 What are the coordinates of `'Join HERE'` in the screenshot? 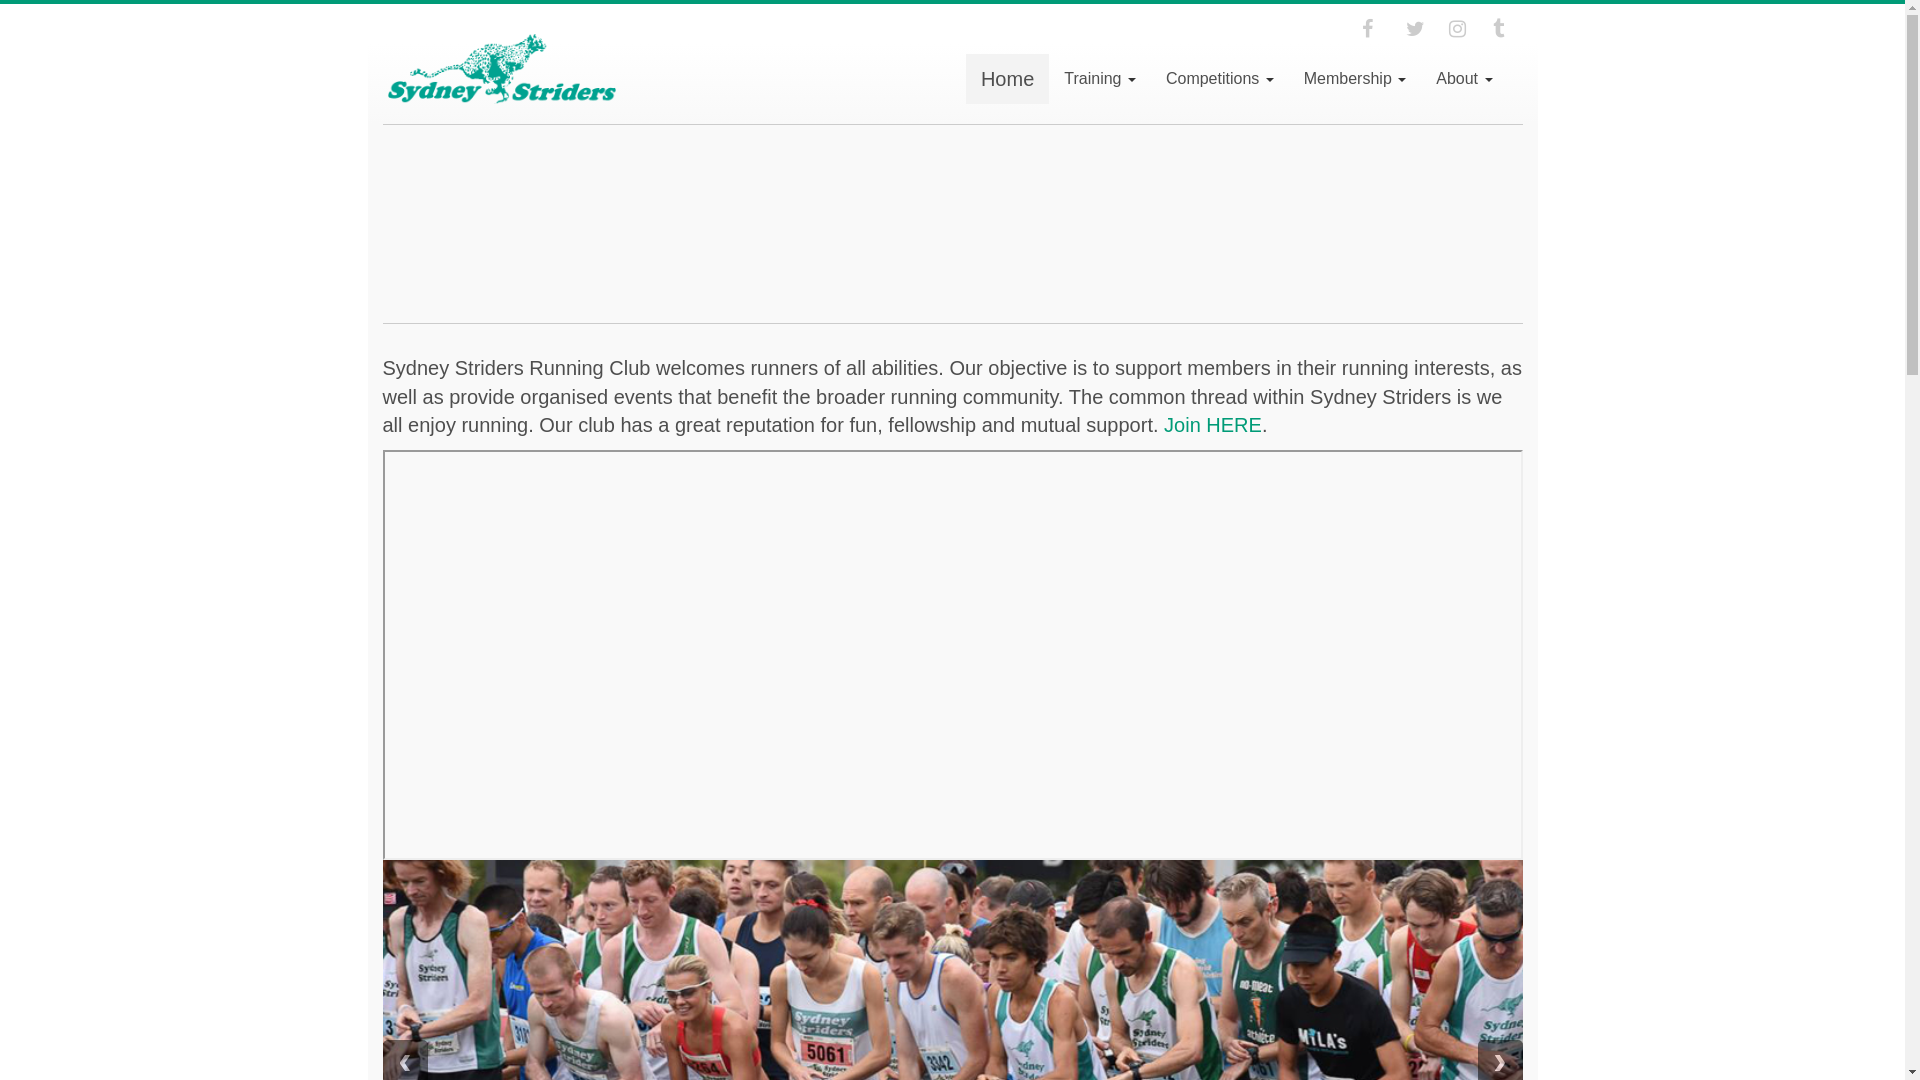 It's located at (1212, 423).